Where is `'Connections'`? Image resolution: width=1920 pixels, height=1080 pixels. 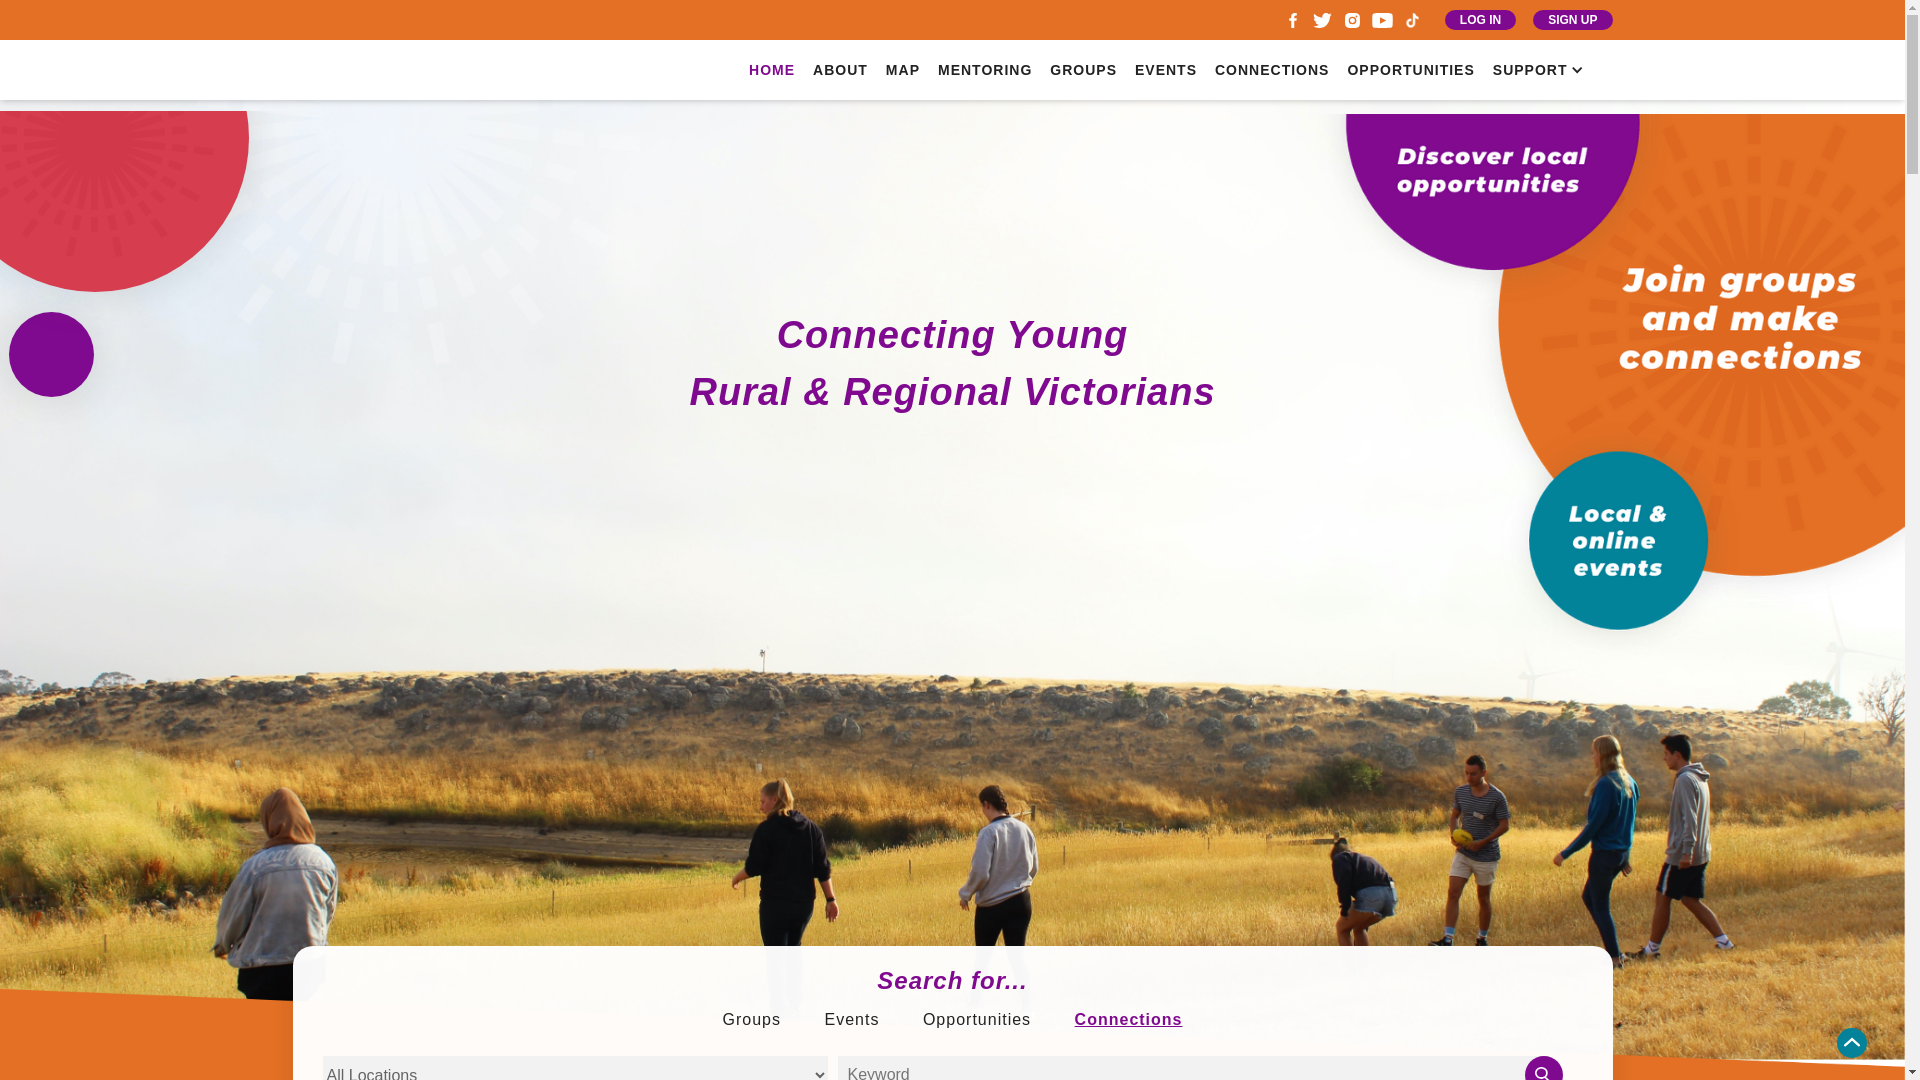 'Connections' is located at coordinates (1128, 1019).